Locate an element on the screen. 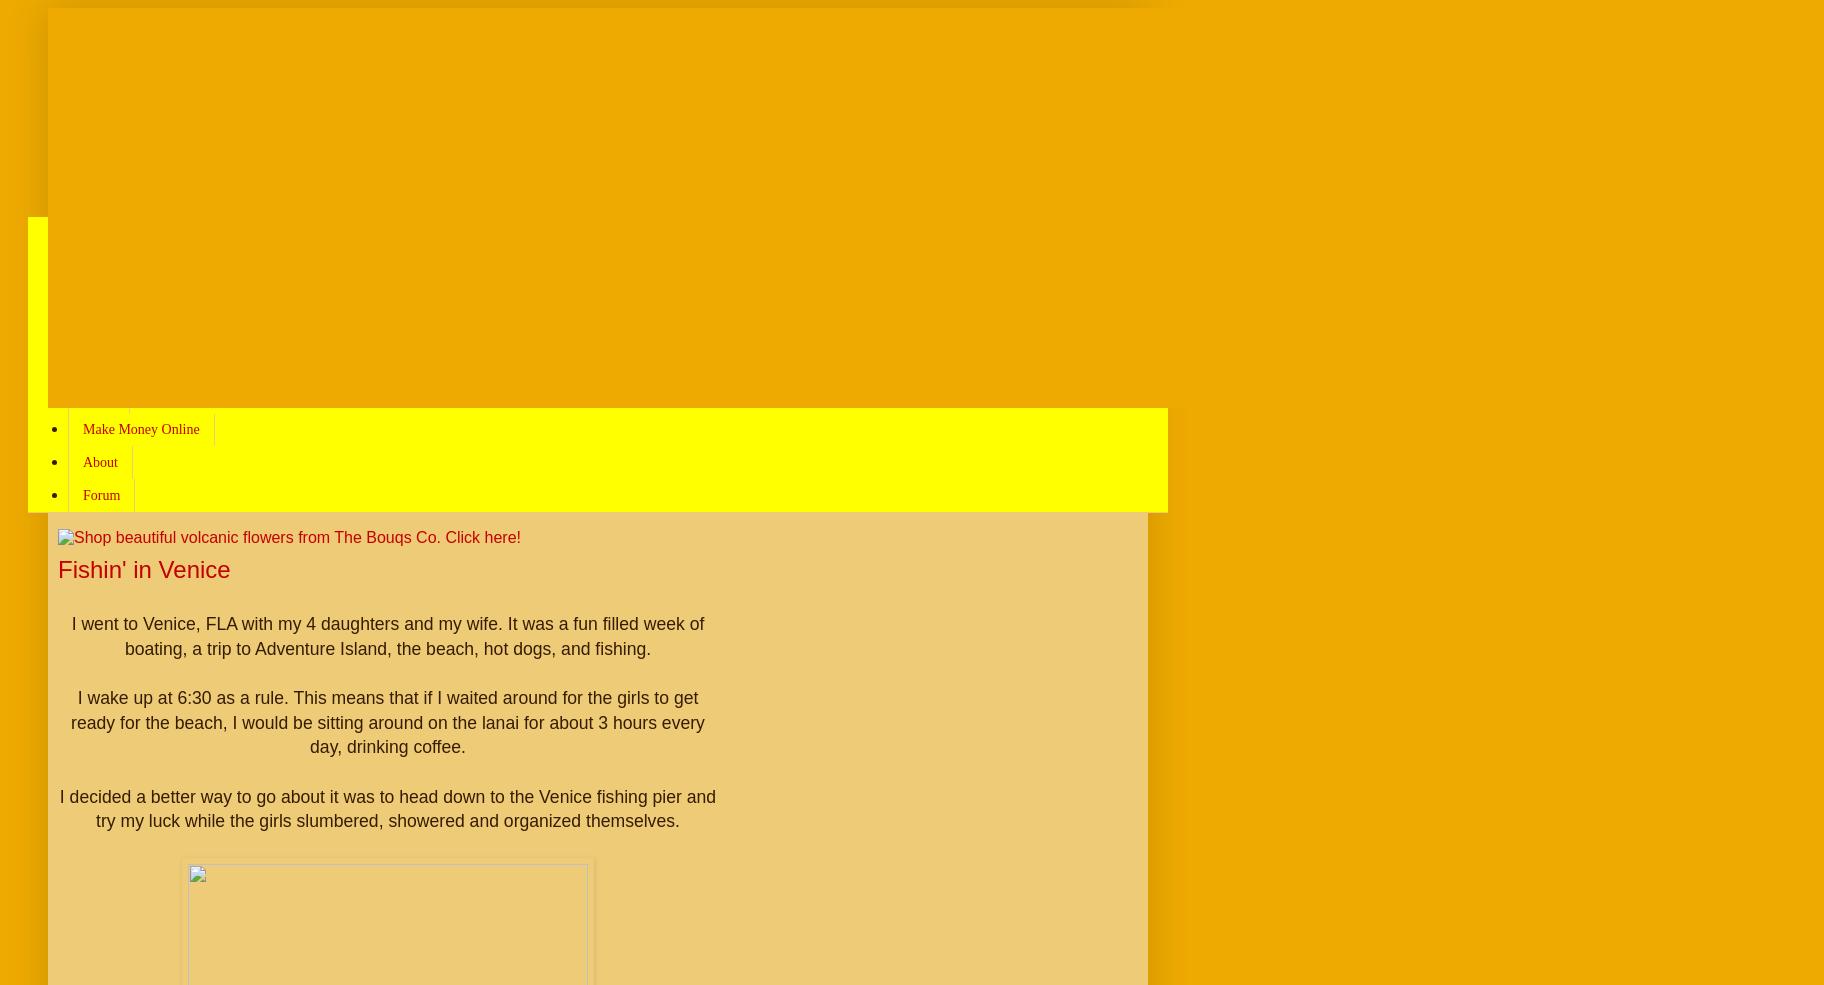 The width and height of the screenshot is (1824, 985). 'I went to Venice, FLA with my 4 daughters and my wife. It was a fun filled week of boating, a trip to Adventure Island, the beach, hot dogs, and fishing.' is located at coordinates (69, 635).